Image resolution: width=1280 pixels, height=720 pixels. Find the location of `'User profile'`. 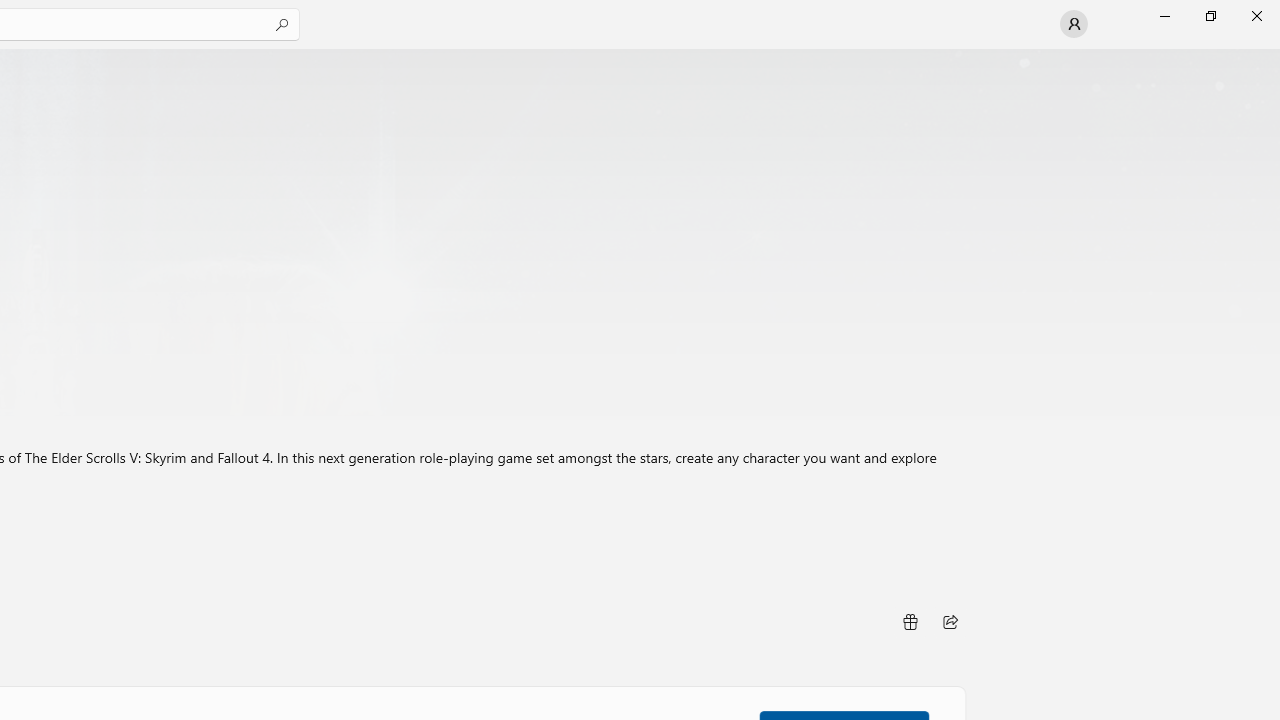

'User profile' is located at coordinates (1072, 24).